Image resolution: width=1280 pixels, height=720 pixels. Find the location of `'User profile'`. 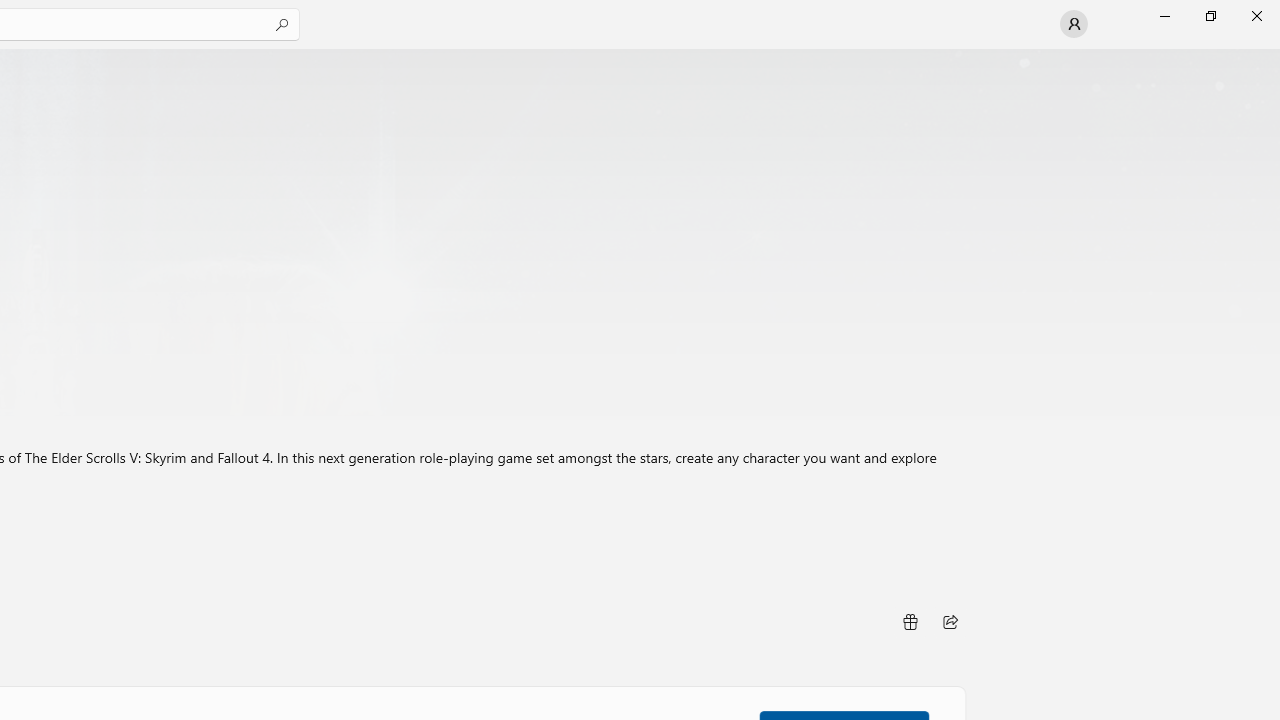

'User profile' is located at coordinates (1072, 24).